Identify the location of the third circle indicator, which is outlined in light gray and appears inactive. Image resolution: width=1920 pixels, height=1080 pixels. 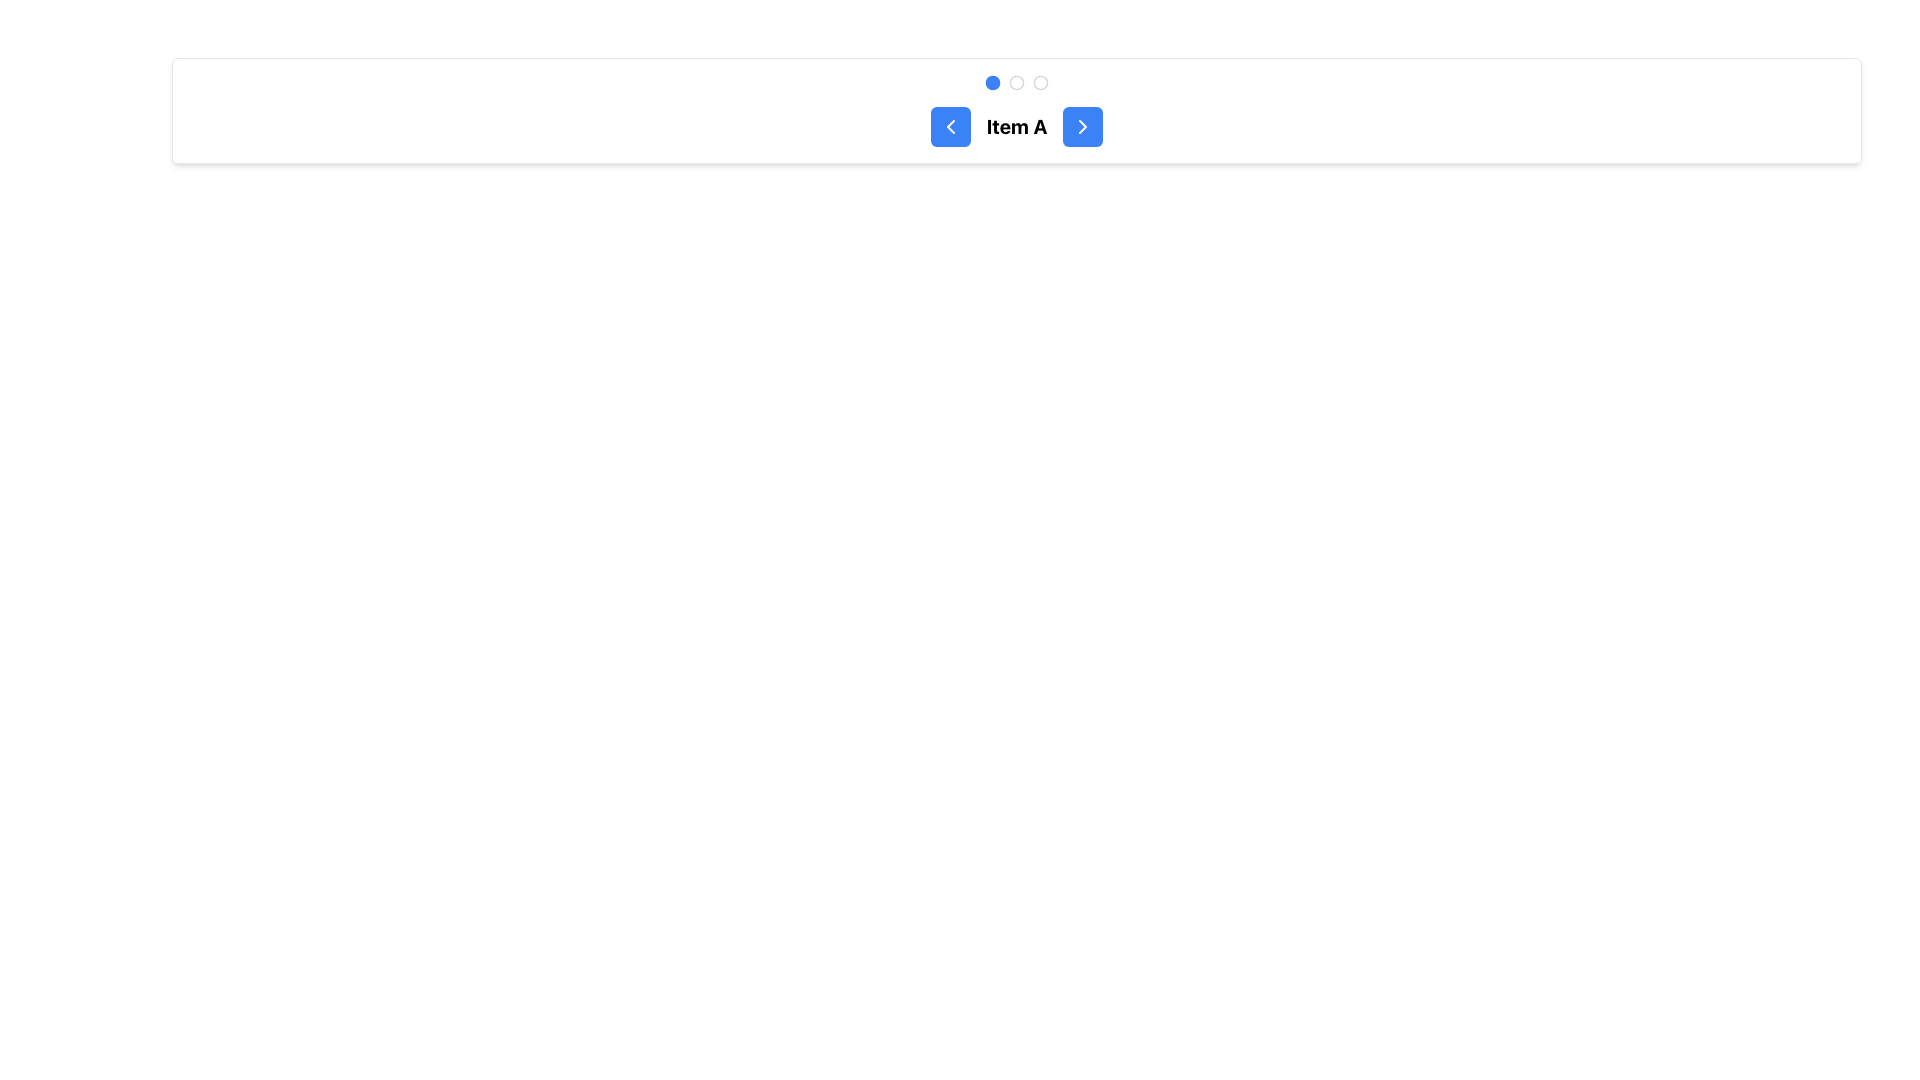
(1040, 82).